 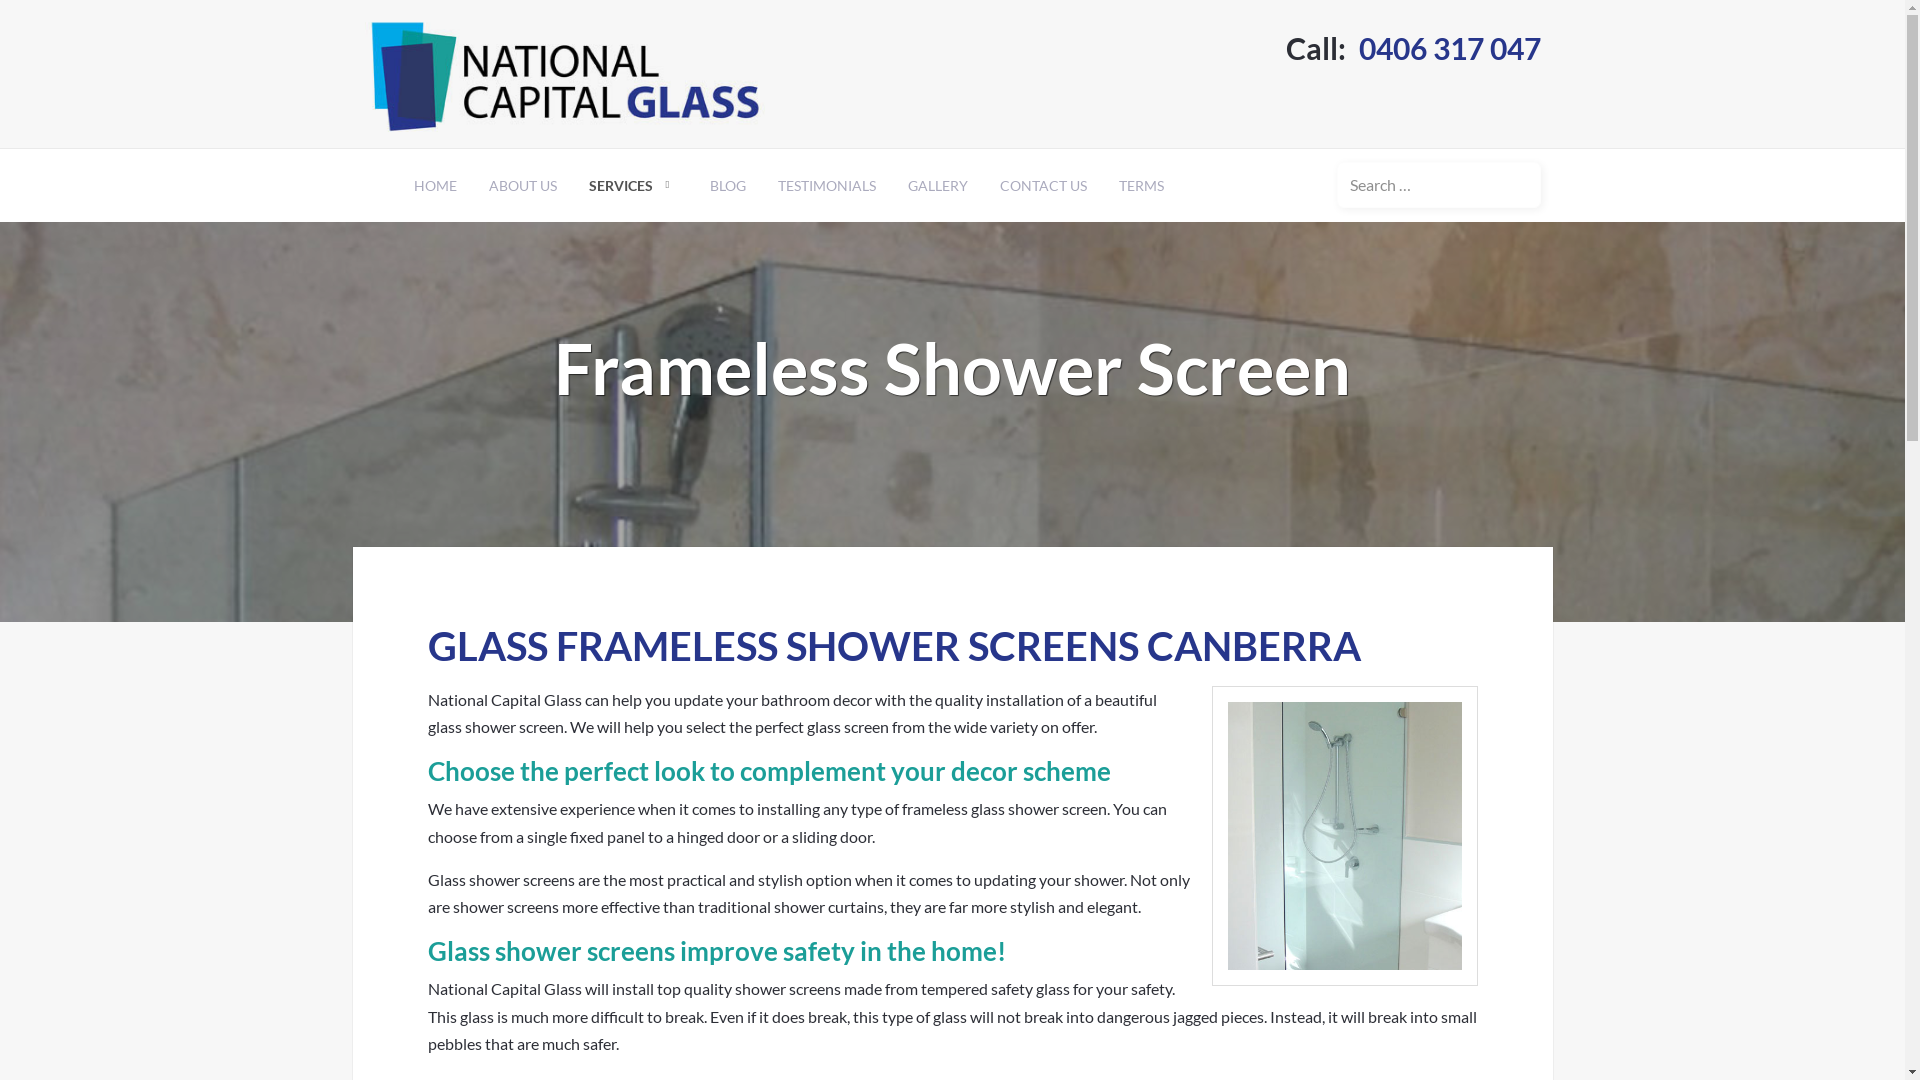 I want to click on 'TERMS', so click(x=1140, y=185).